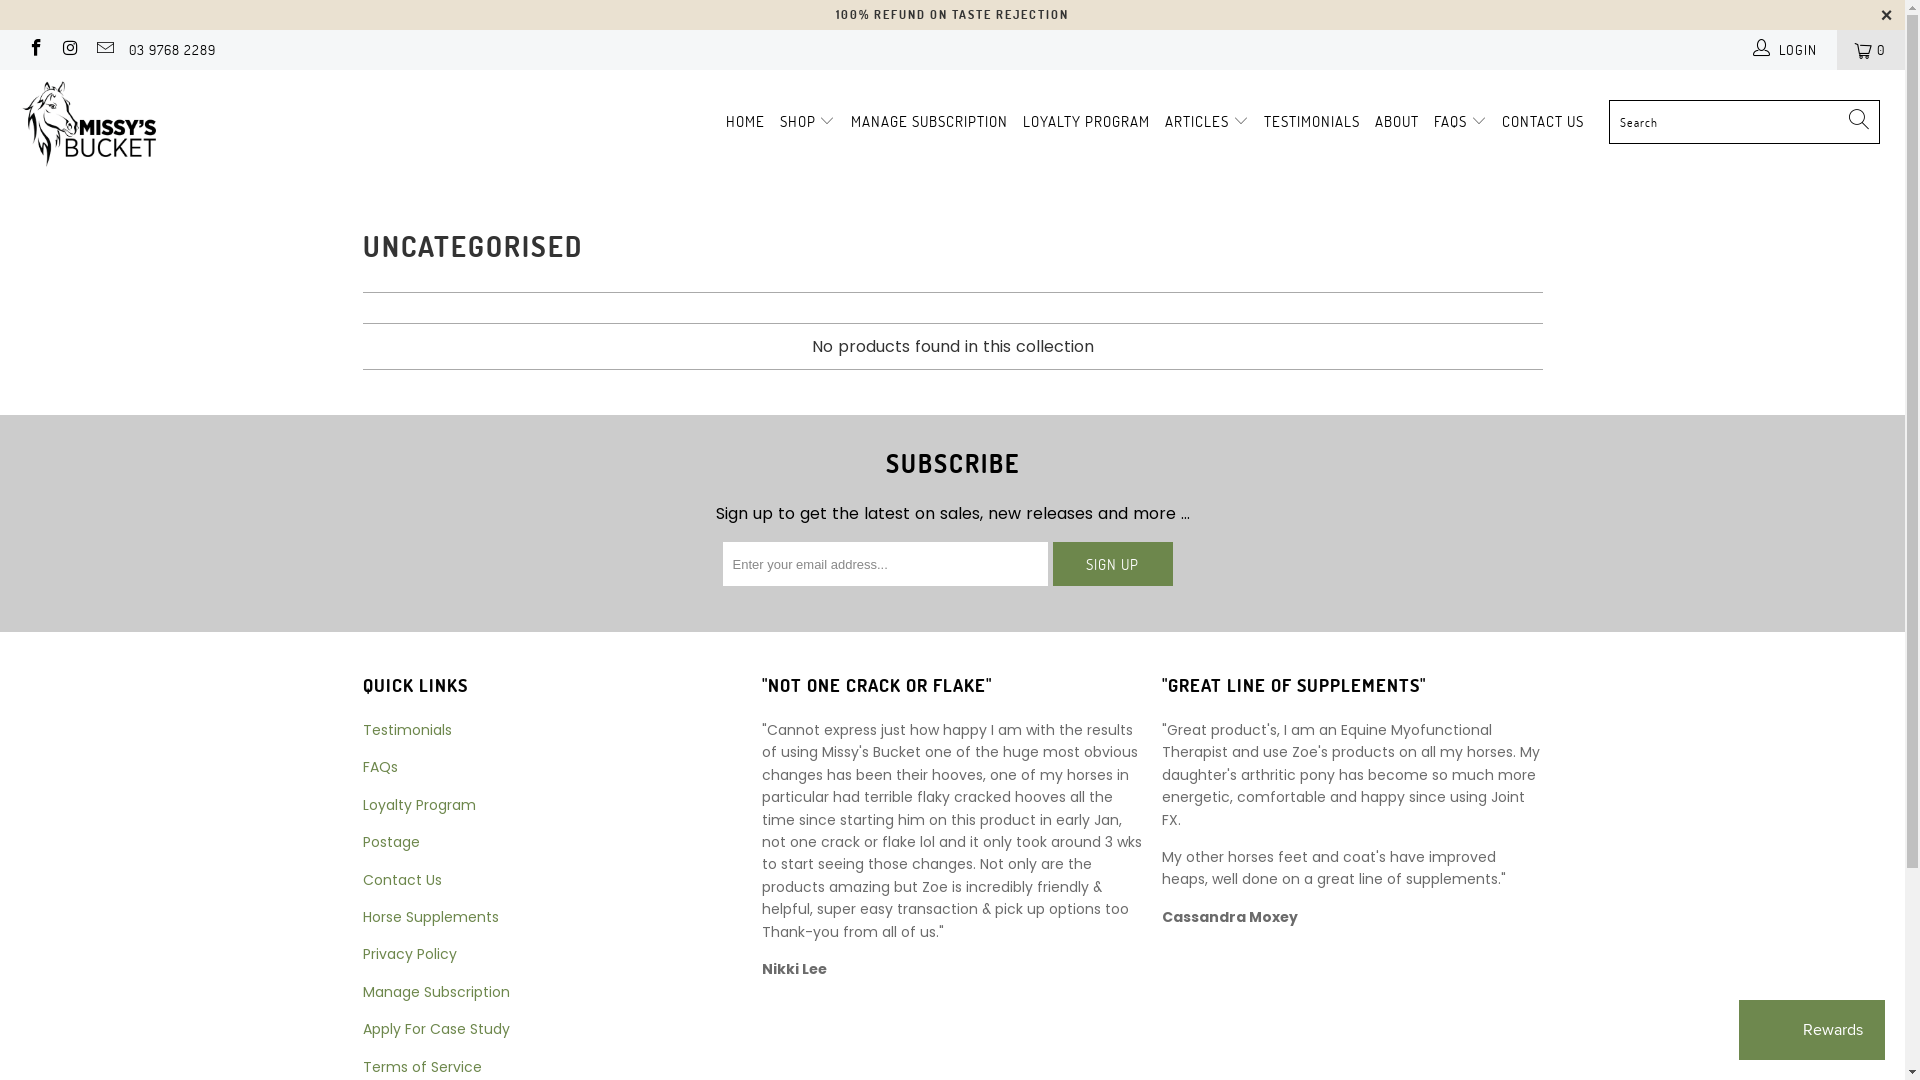 The image size is (1920, 1080). I want to click on 'LOGIN', so click(1786, 49).